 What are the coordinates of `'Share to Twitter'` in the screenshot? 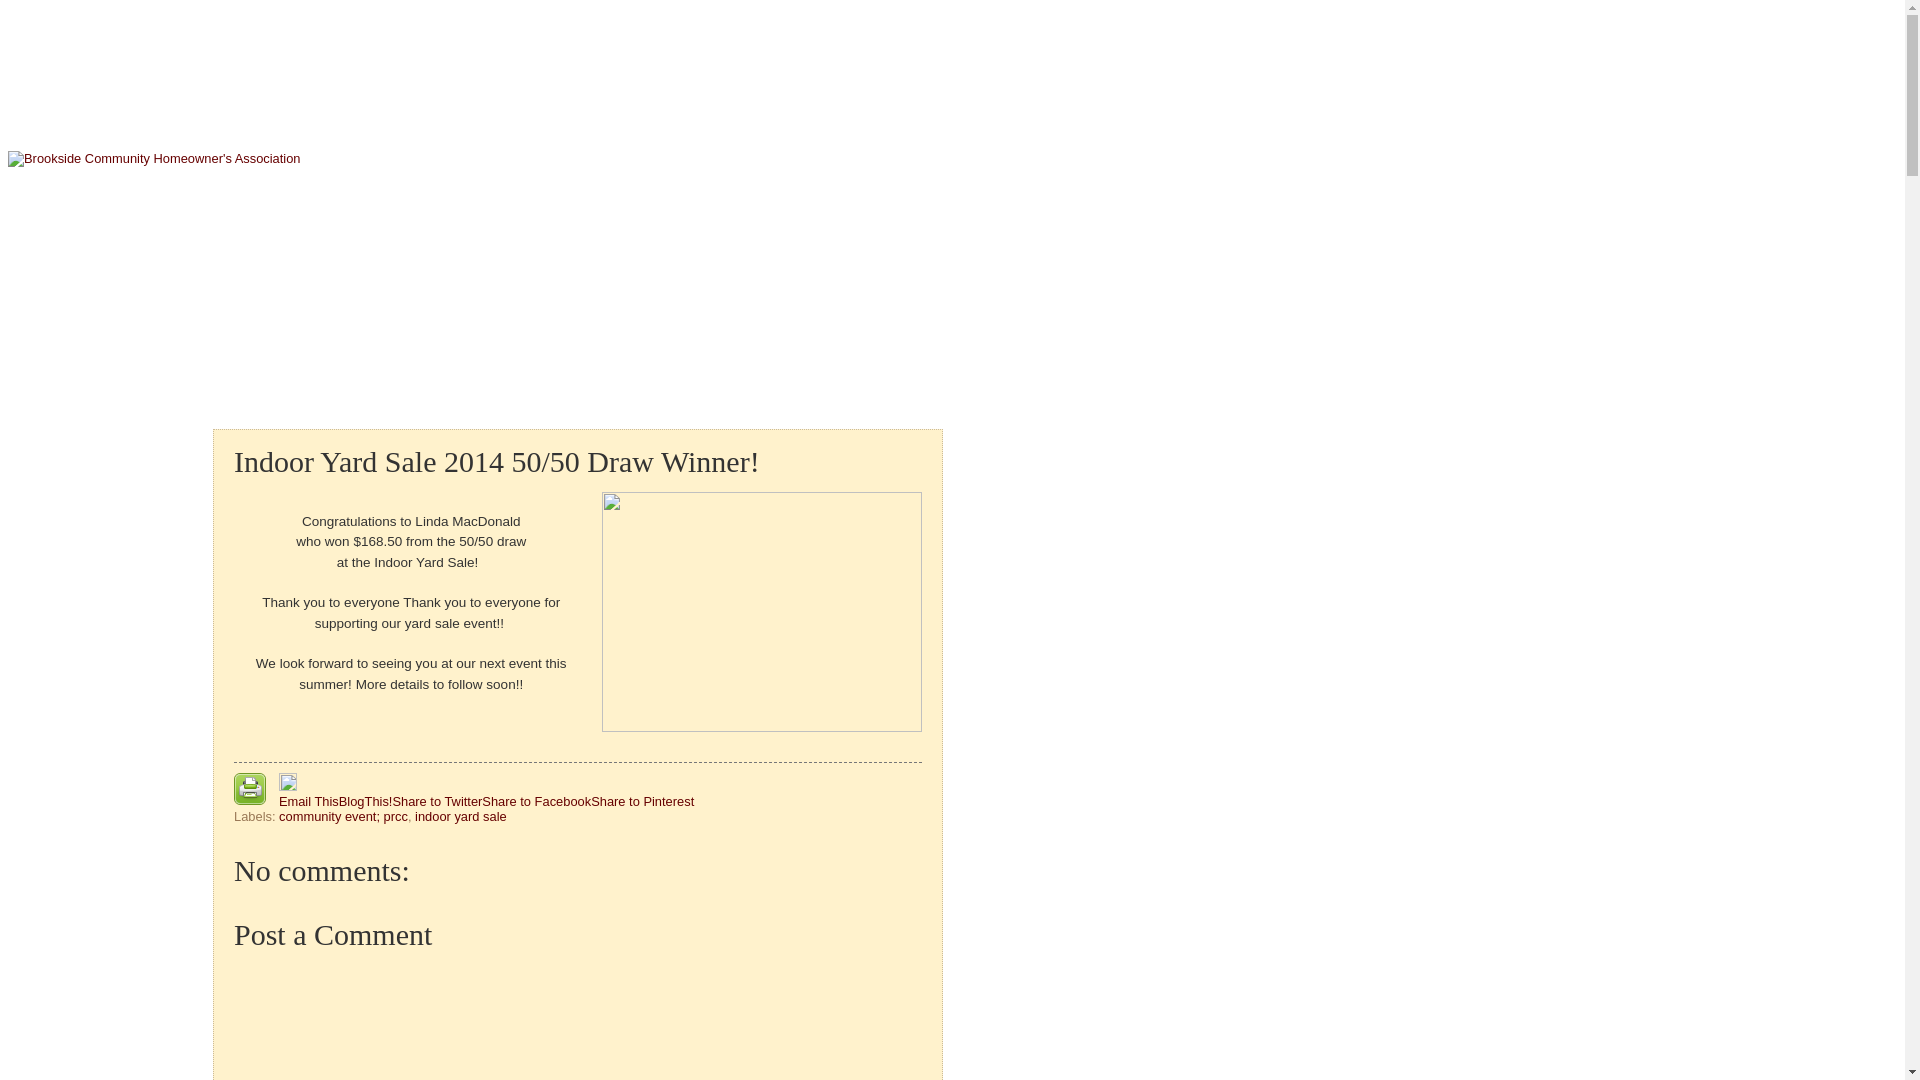 It's located at (435, 800).